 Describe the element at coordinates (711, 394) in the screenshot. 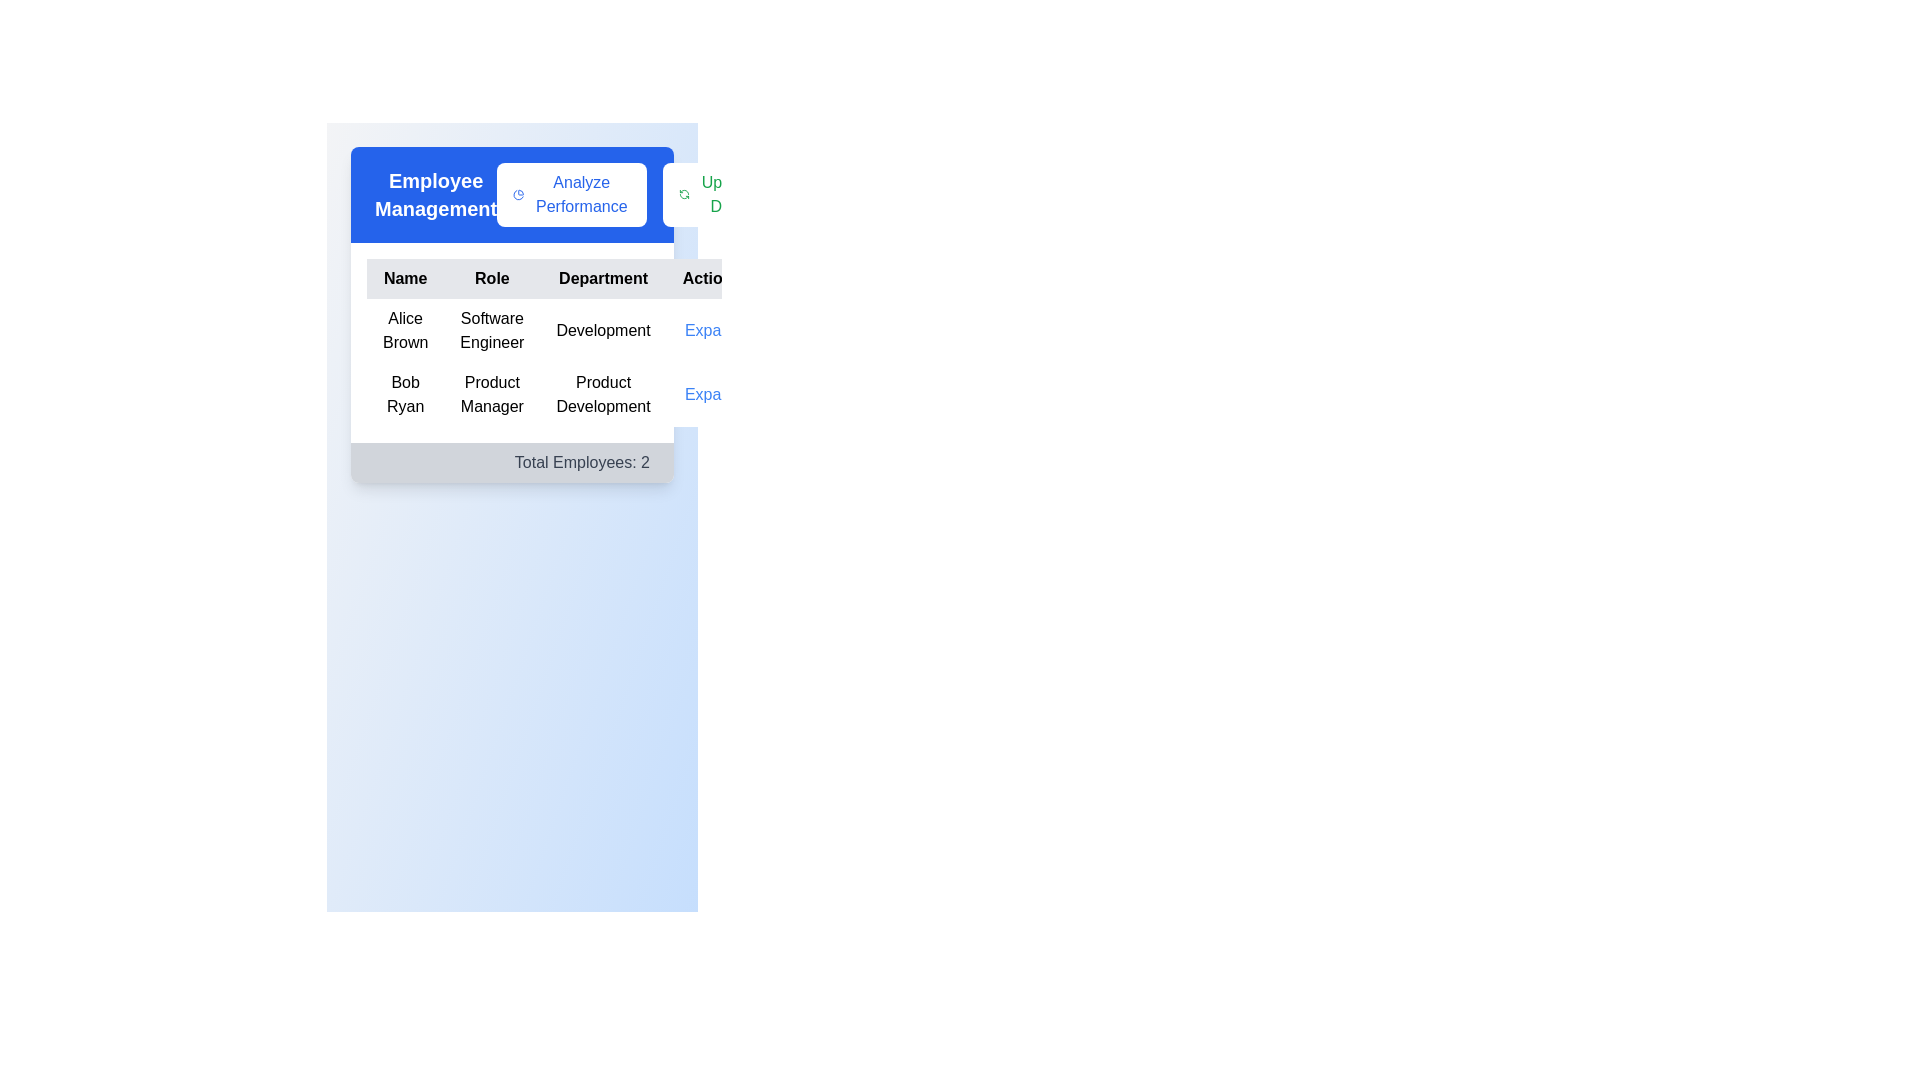

I see `the hyperlink styled text in the 'Action' column related to 'Bob Ryan'` at that location.